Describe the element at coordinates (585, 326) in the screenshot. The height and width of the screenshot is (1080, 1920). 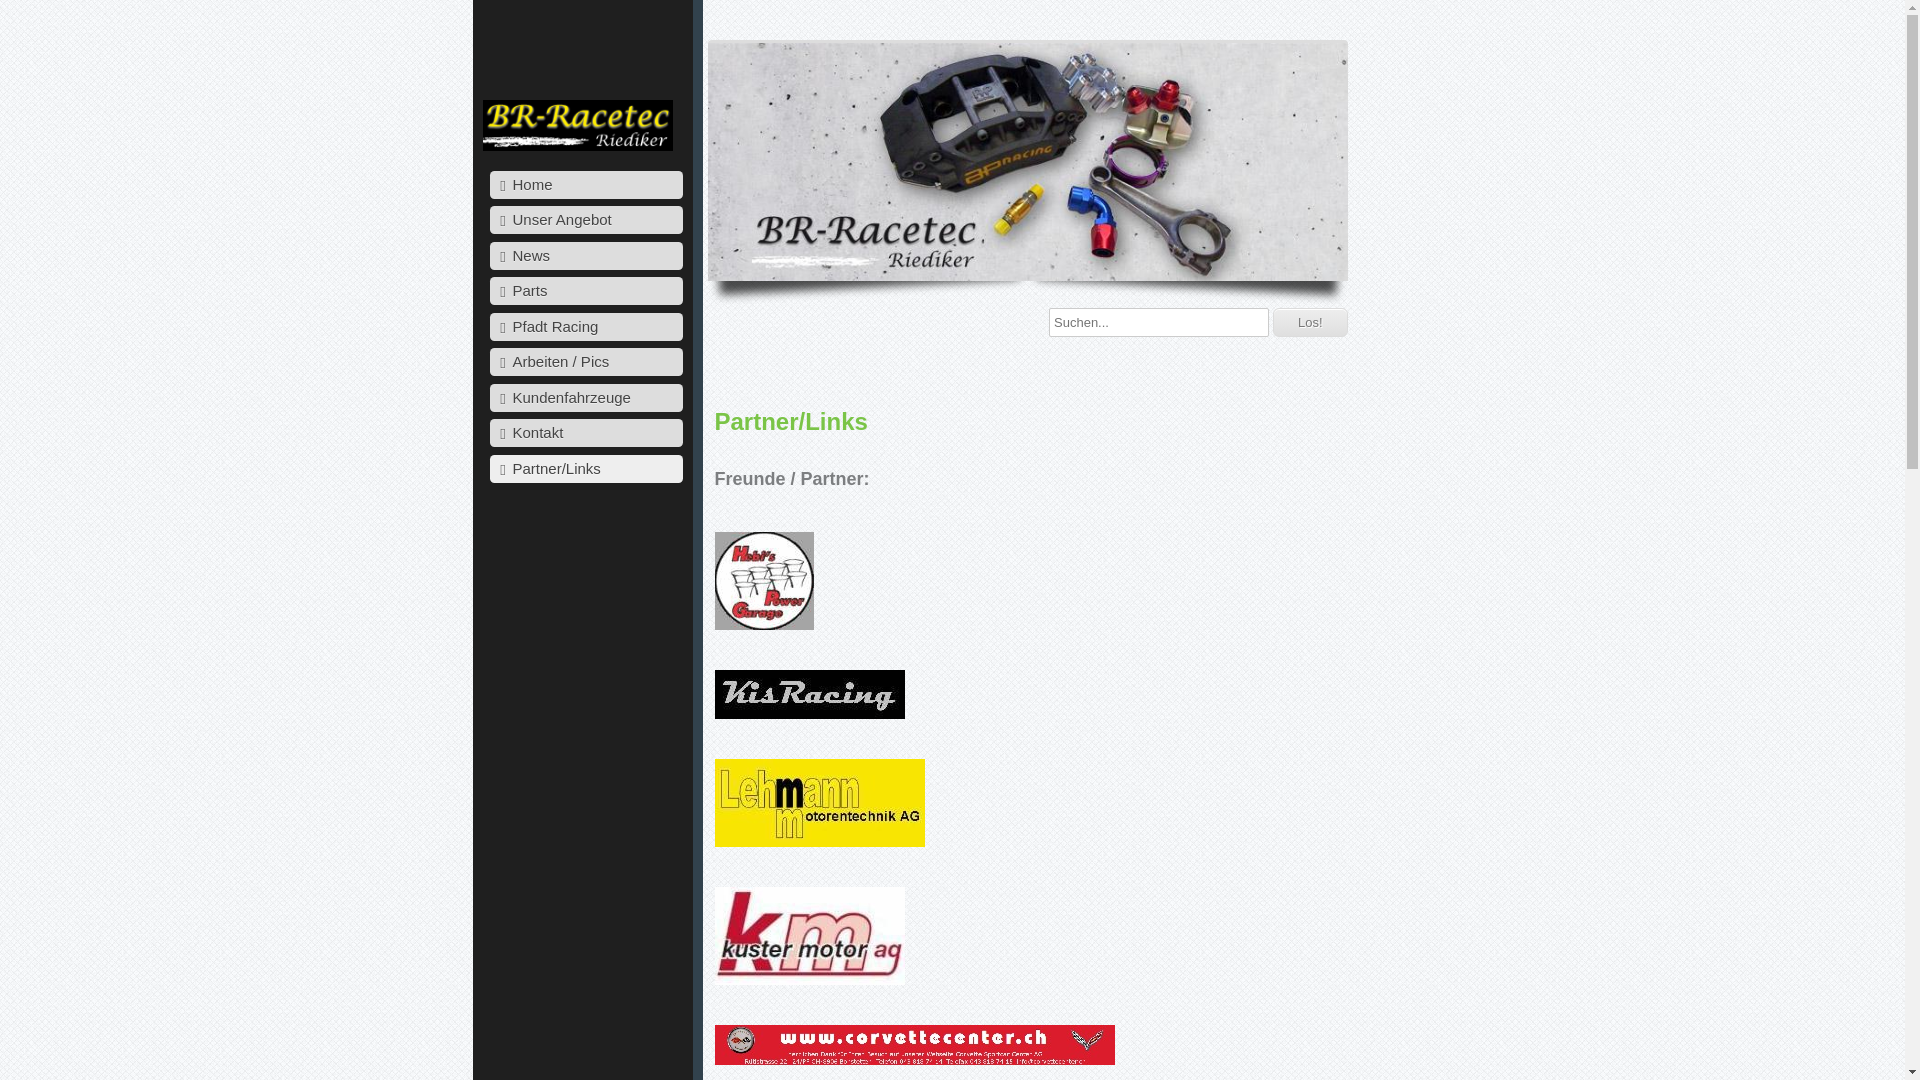
I see `'Pfadt Racing'` at that location.